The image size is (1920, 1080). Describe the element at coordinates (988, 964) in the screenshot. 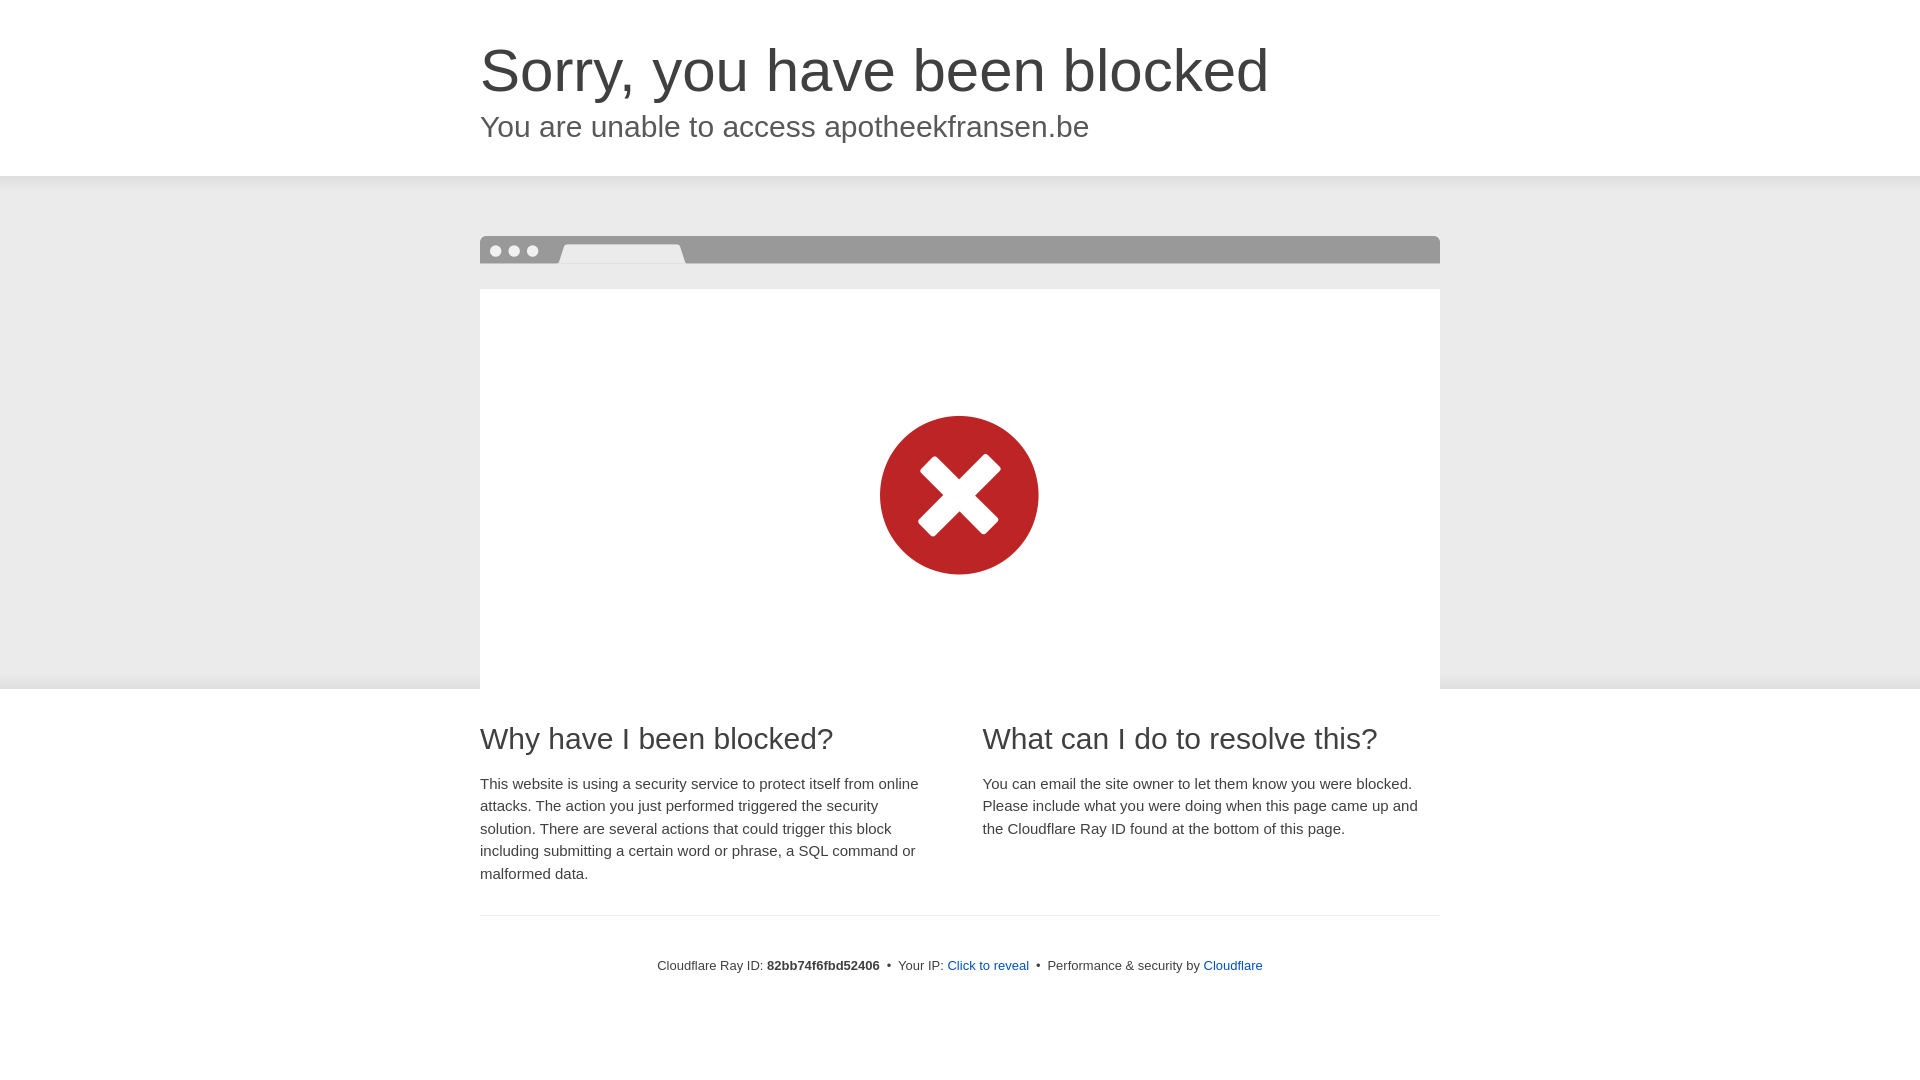

I see `'Click to reveal'` at that location.